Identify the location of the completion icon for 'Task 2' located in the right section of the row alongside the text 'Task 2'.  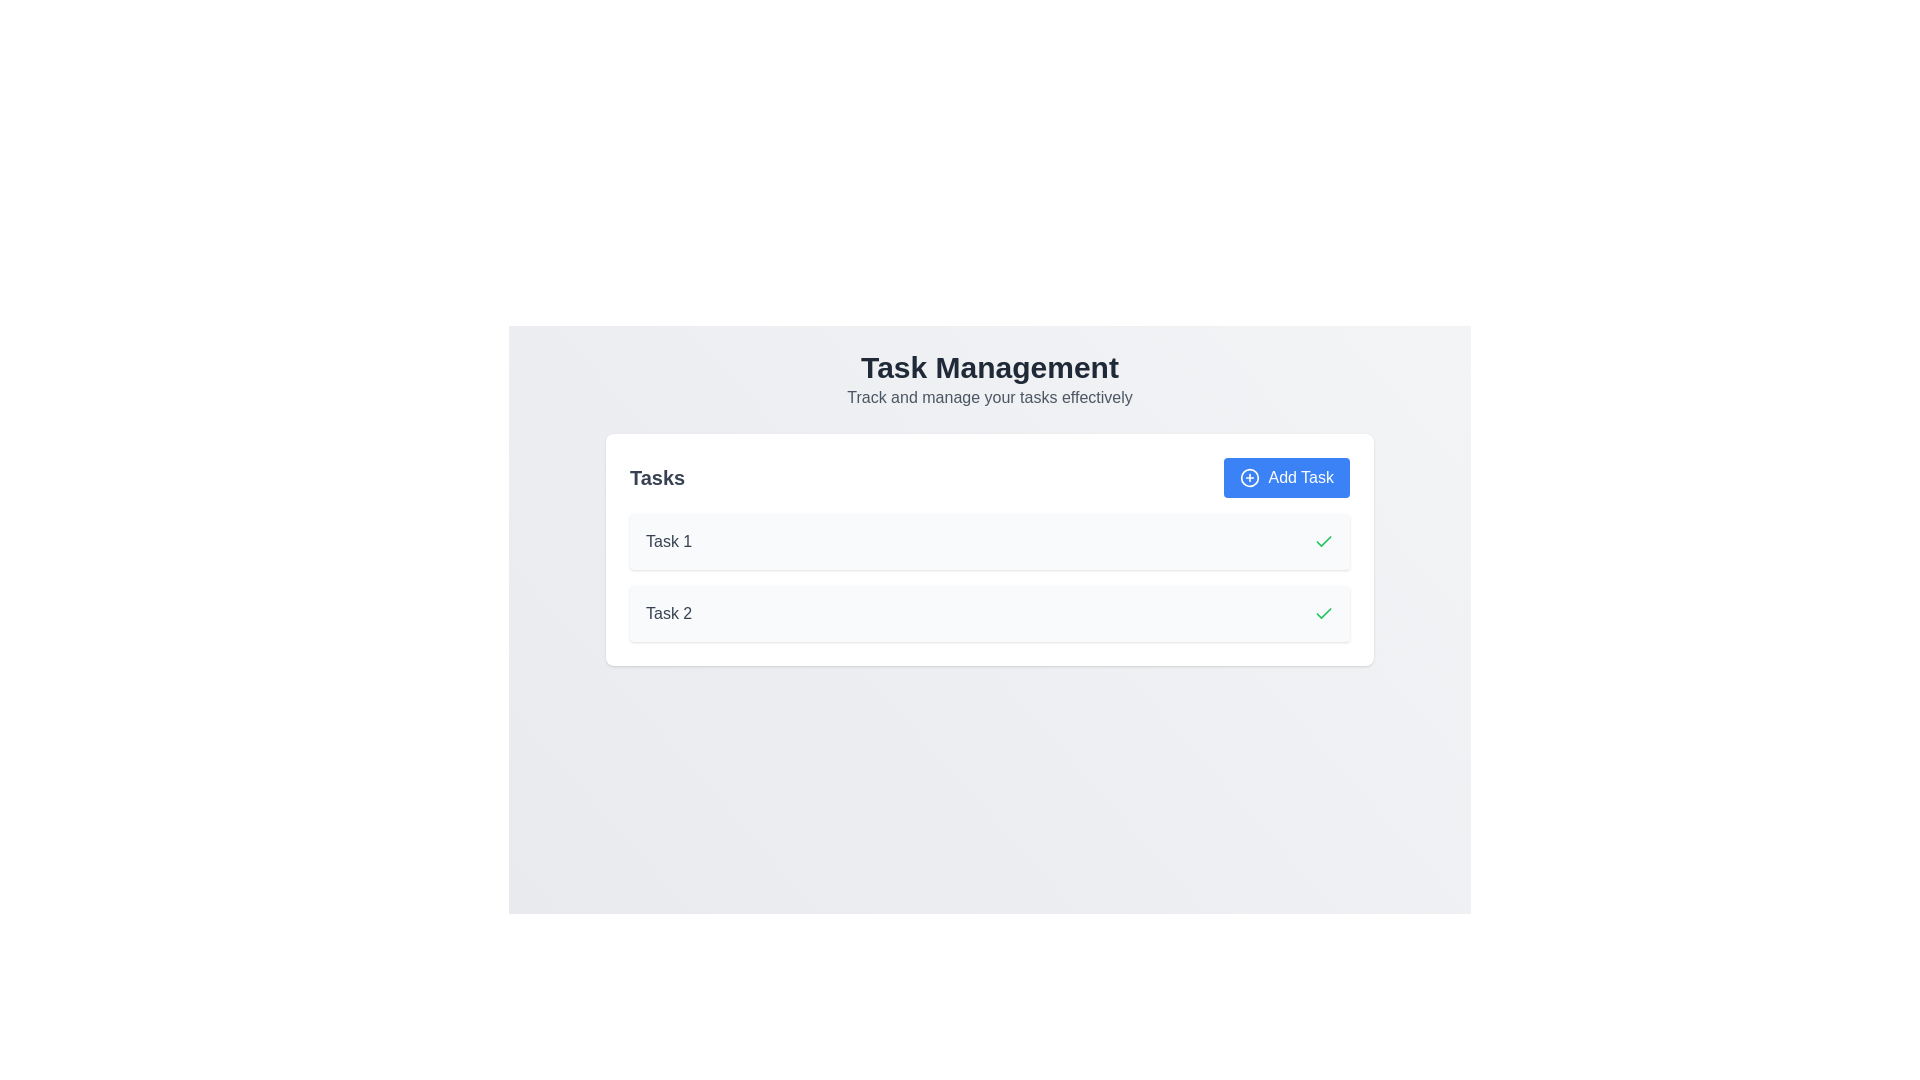
(1324, 612).